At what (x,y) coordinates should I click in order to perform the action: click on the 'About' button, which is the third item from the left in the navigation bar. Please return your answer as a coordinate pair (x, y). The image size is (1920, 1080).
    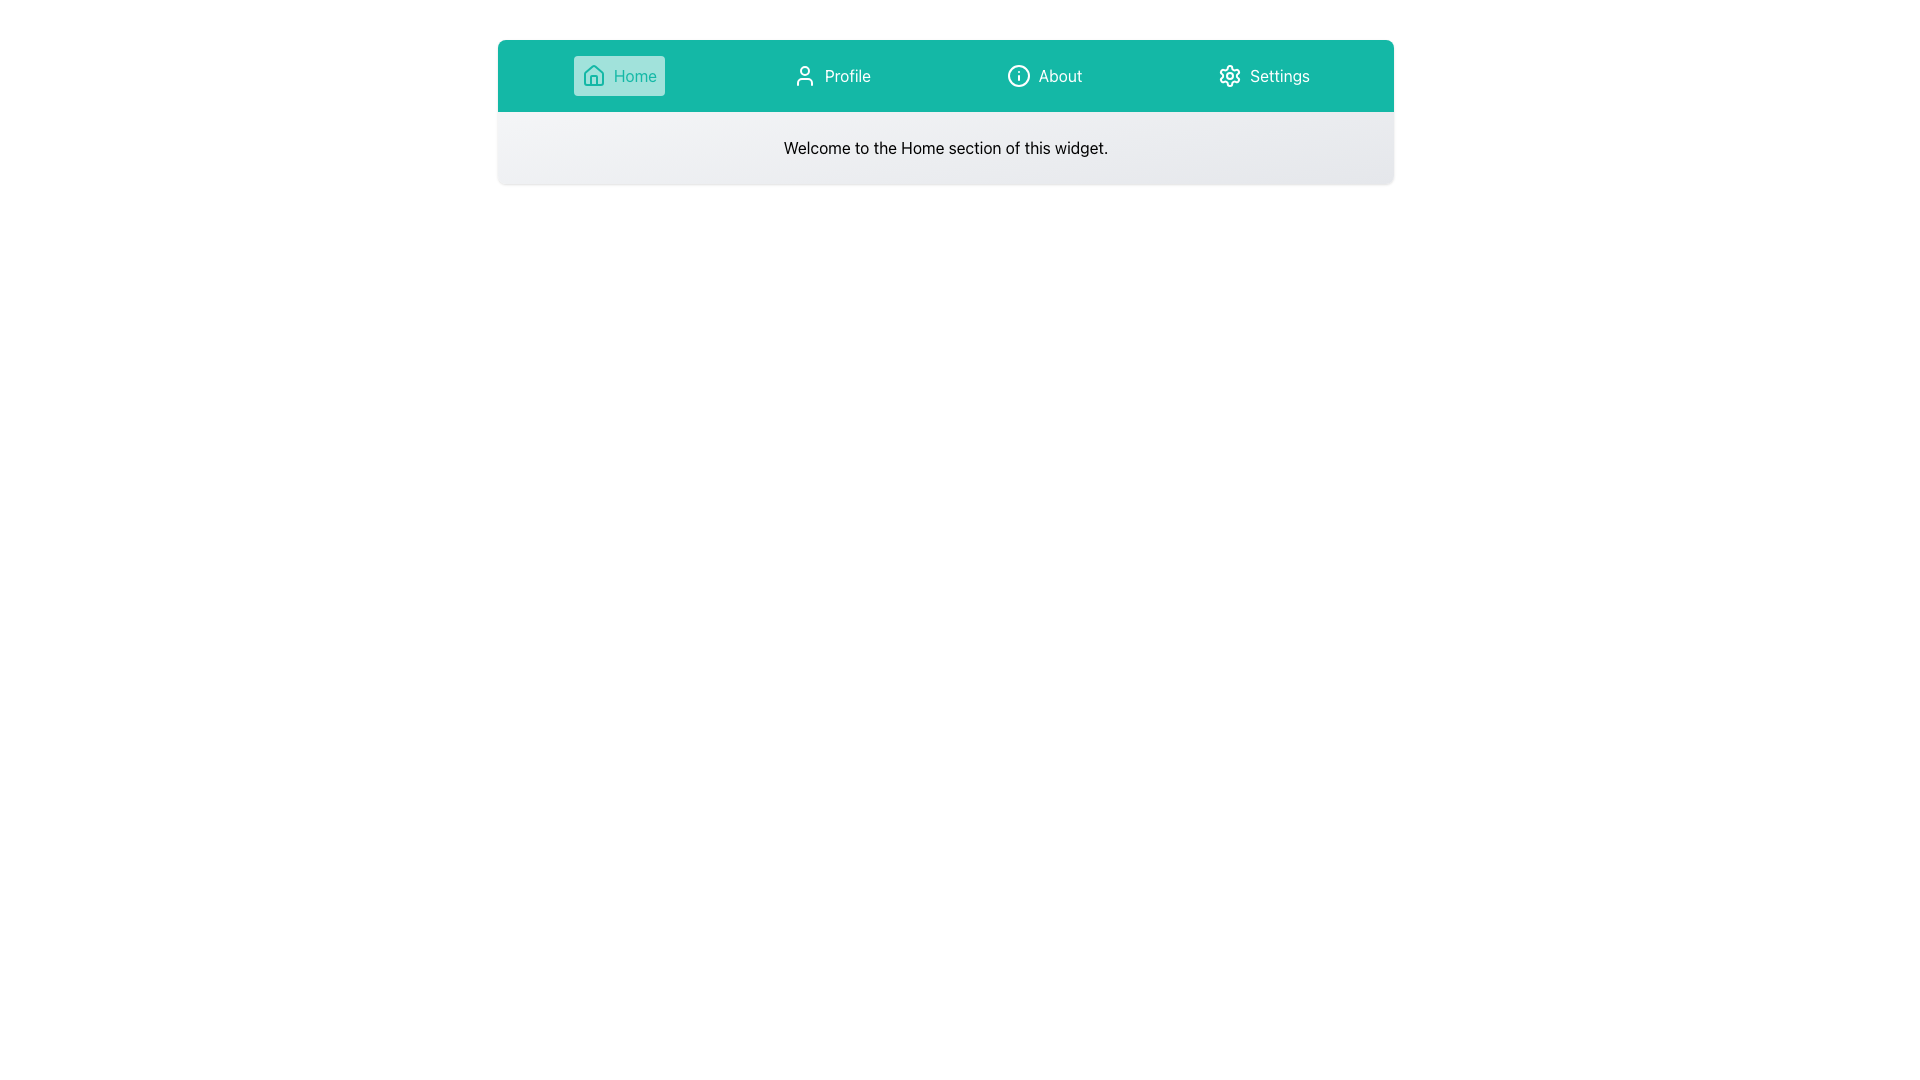
    Looking at the image, I should click on (1043, 75).